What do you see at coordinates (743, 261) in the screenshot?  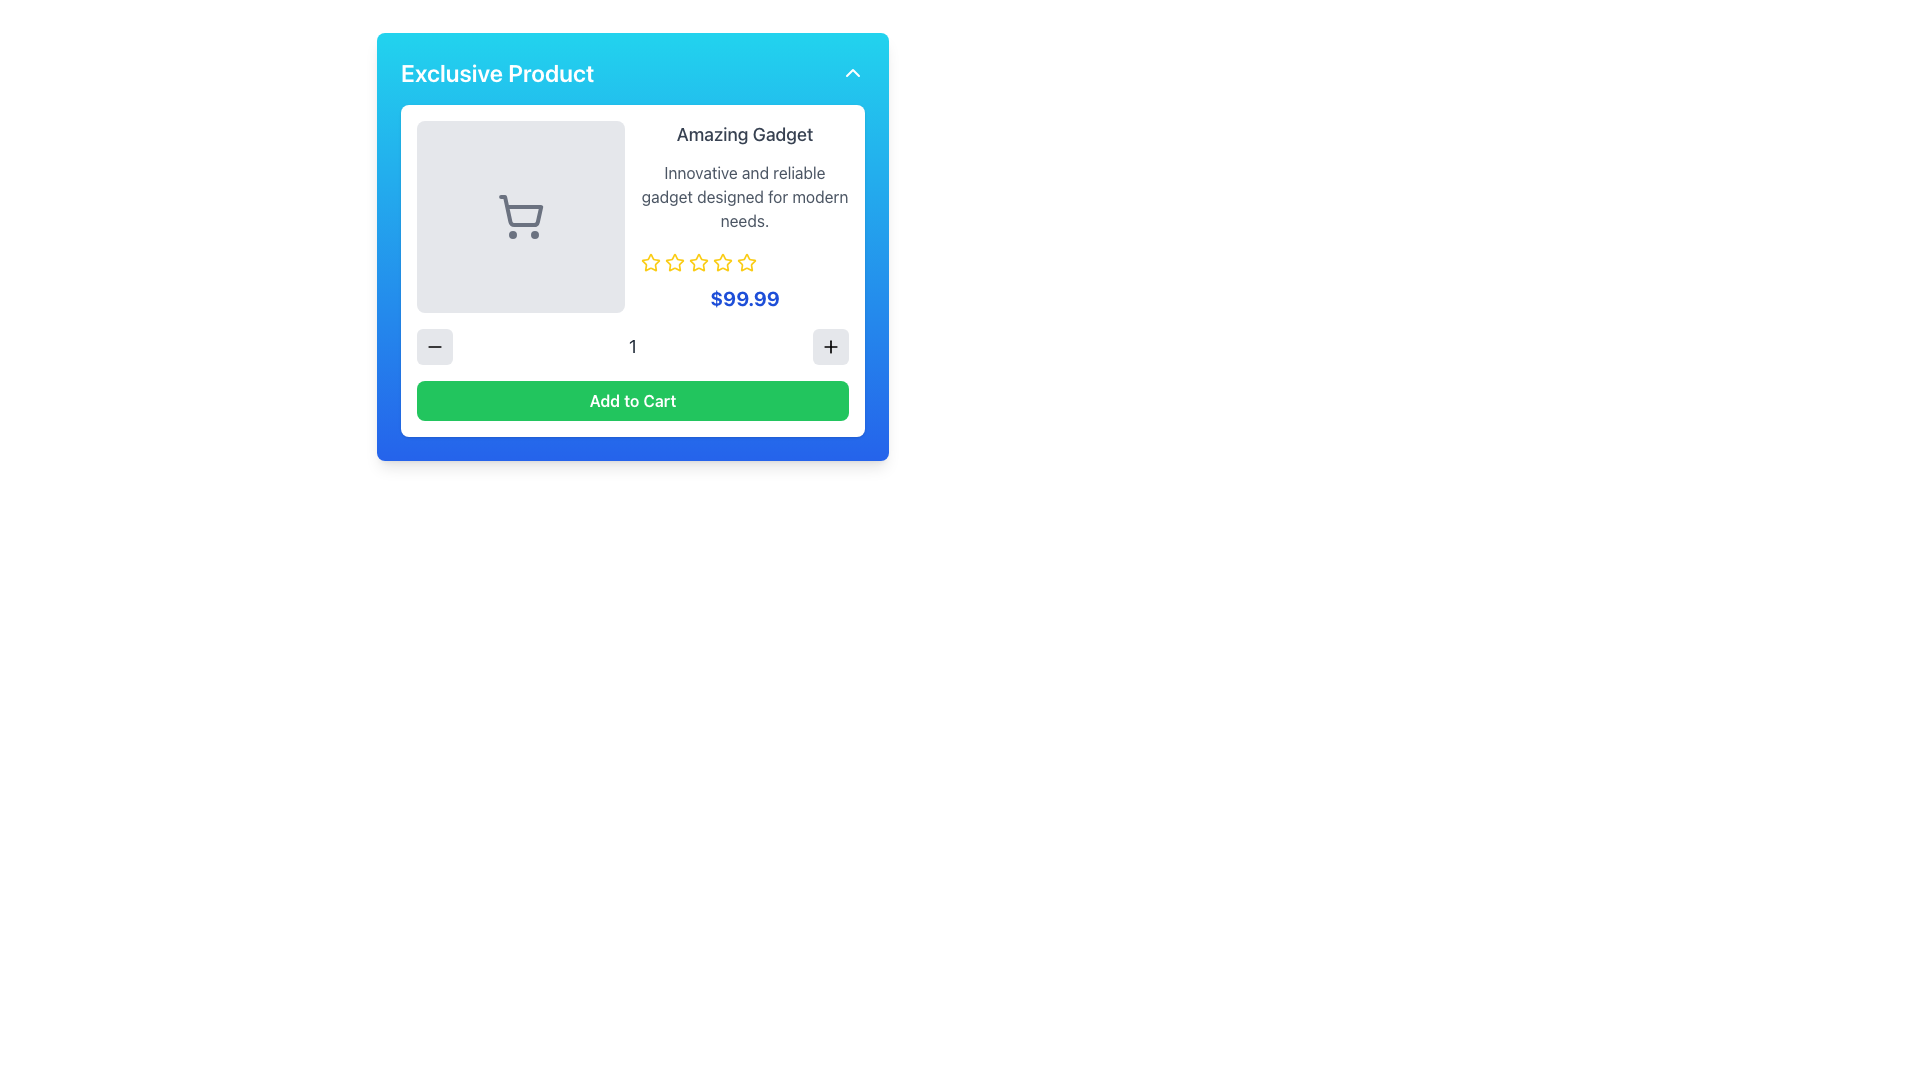 I see `the rating display by clicking on the star icons, which are represented by five yellow star icons located beneath the product description and above the price` at bounding box center [743, 261].